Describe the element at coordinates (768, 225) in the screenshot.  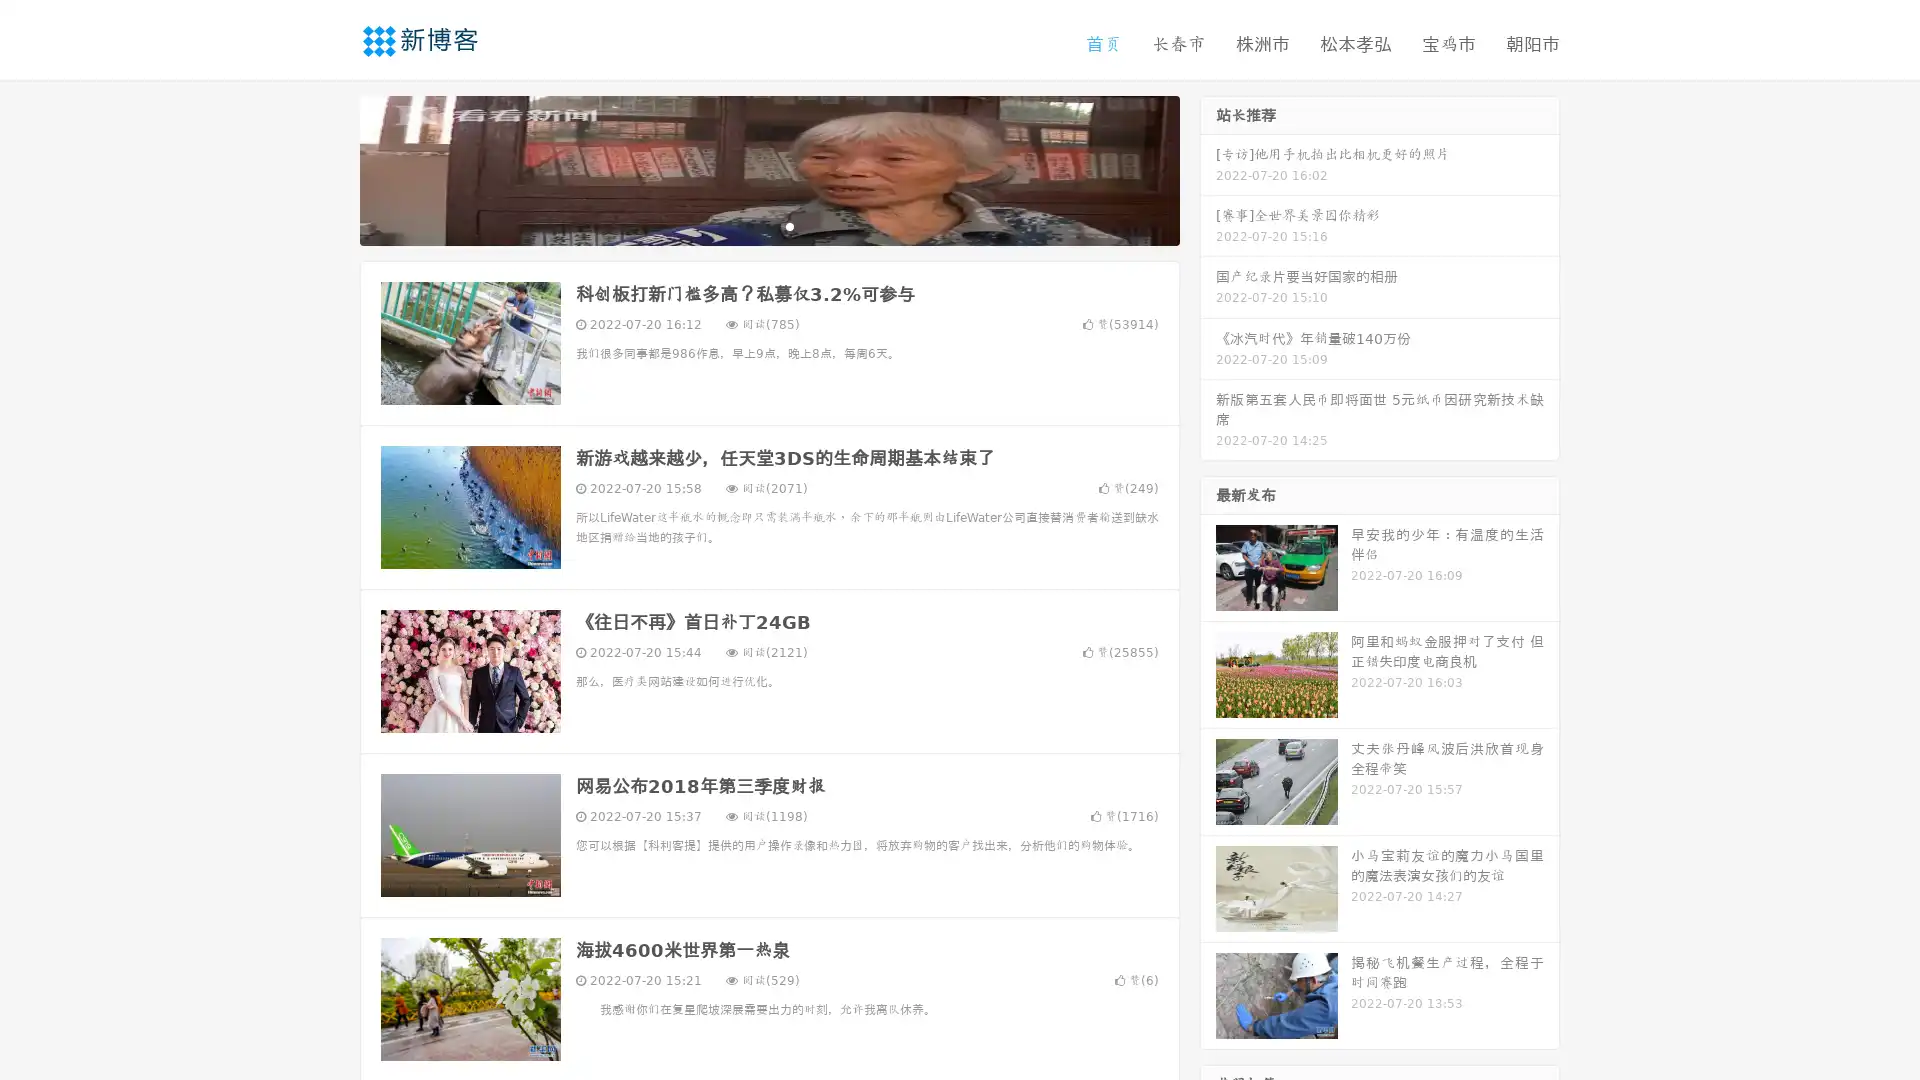
I see `Go to slide 2` at that location.